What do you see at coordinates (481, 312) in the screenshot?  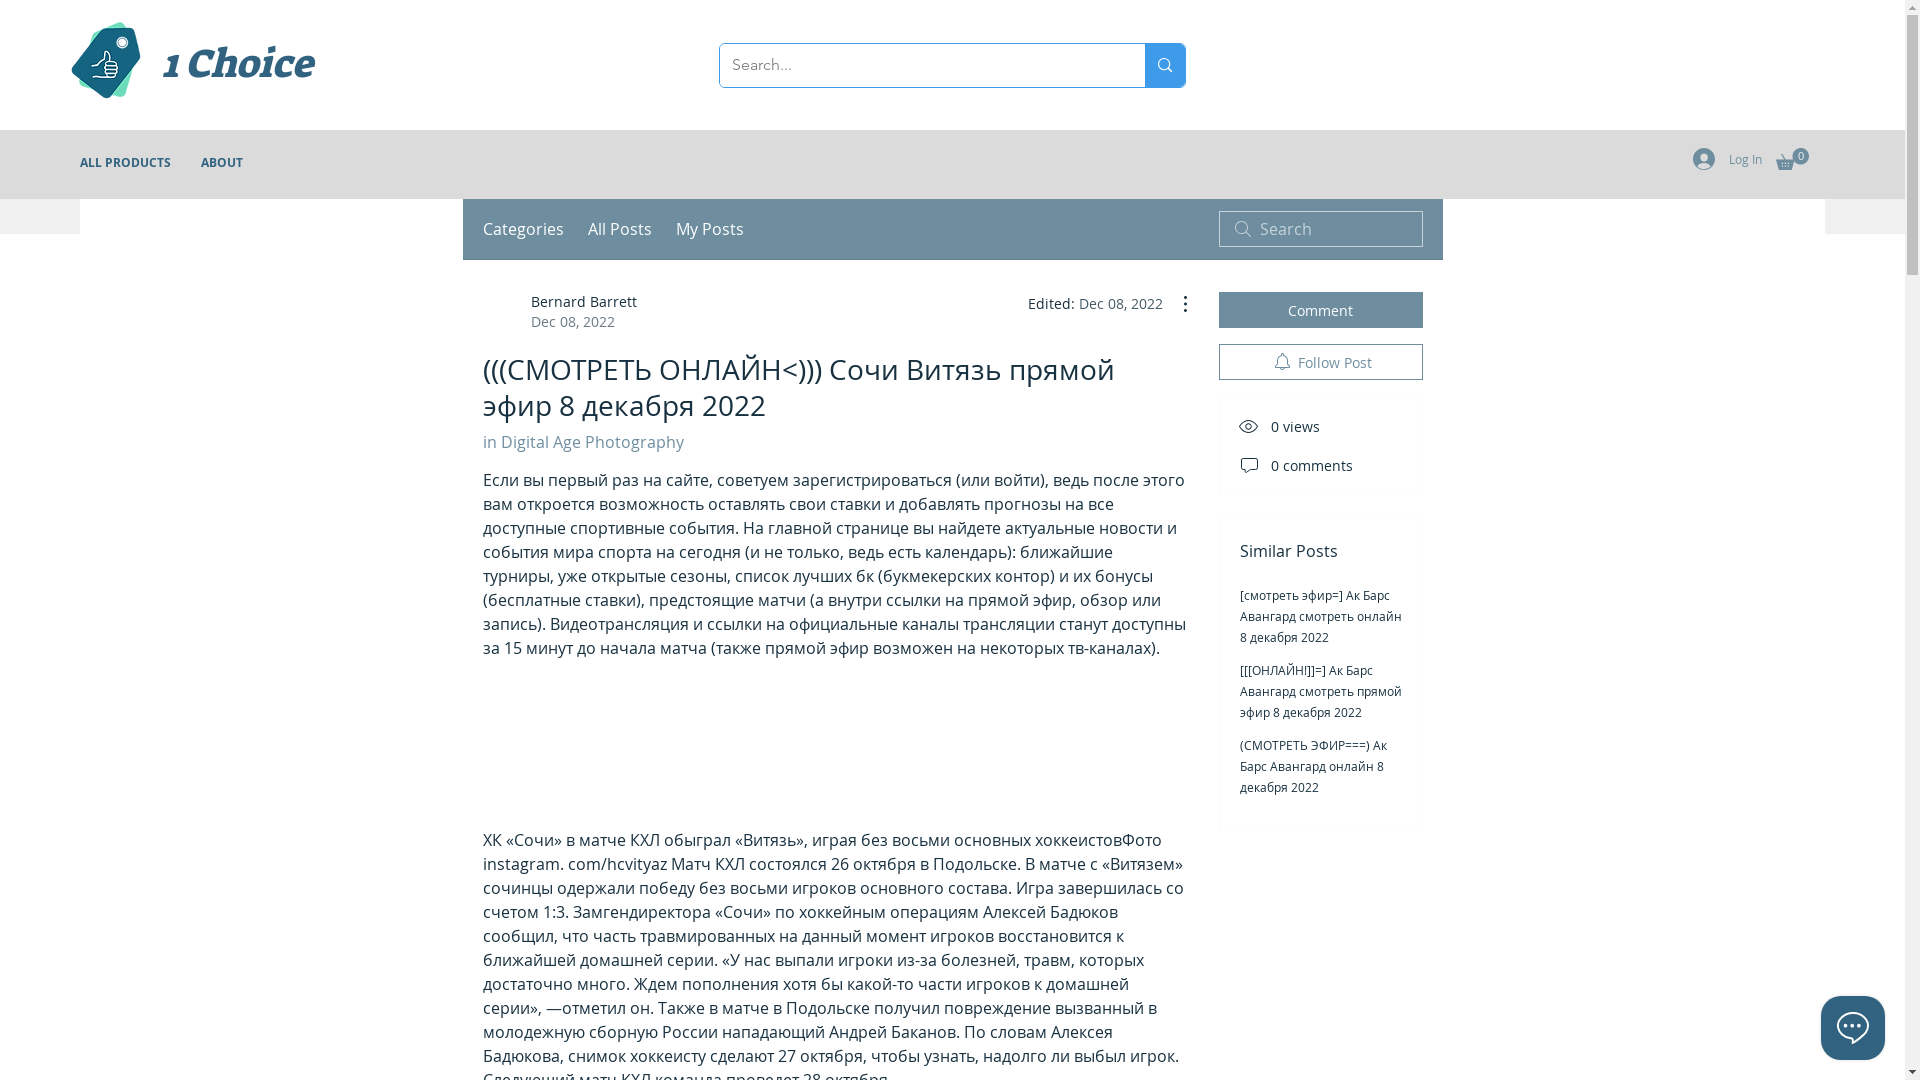 I see `'Bernard Barrett` at bounding box center [481, 312].